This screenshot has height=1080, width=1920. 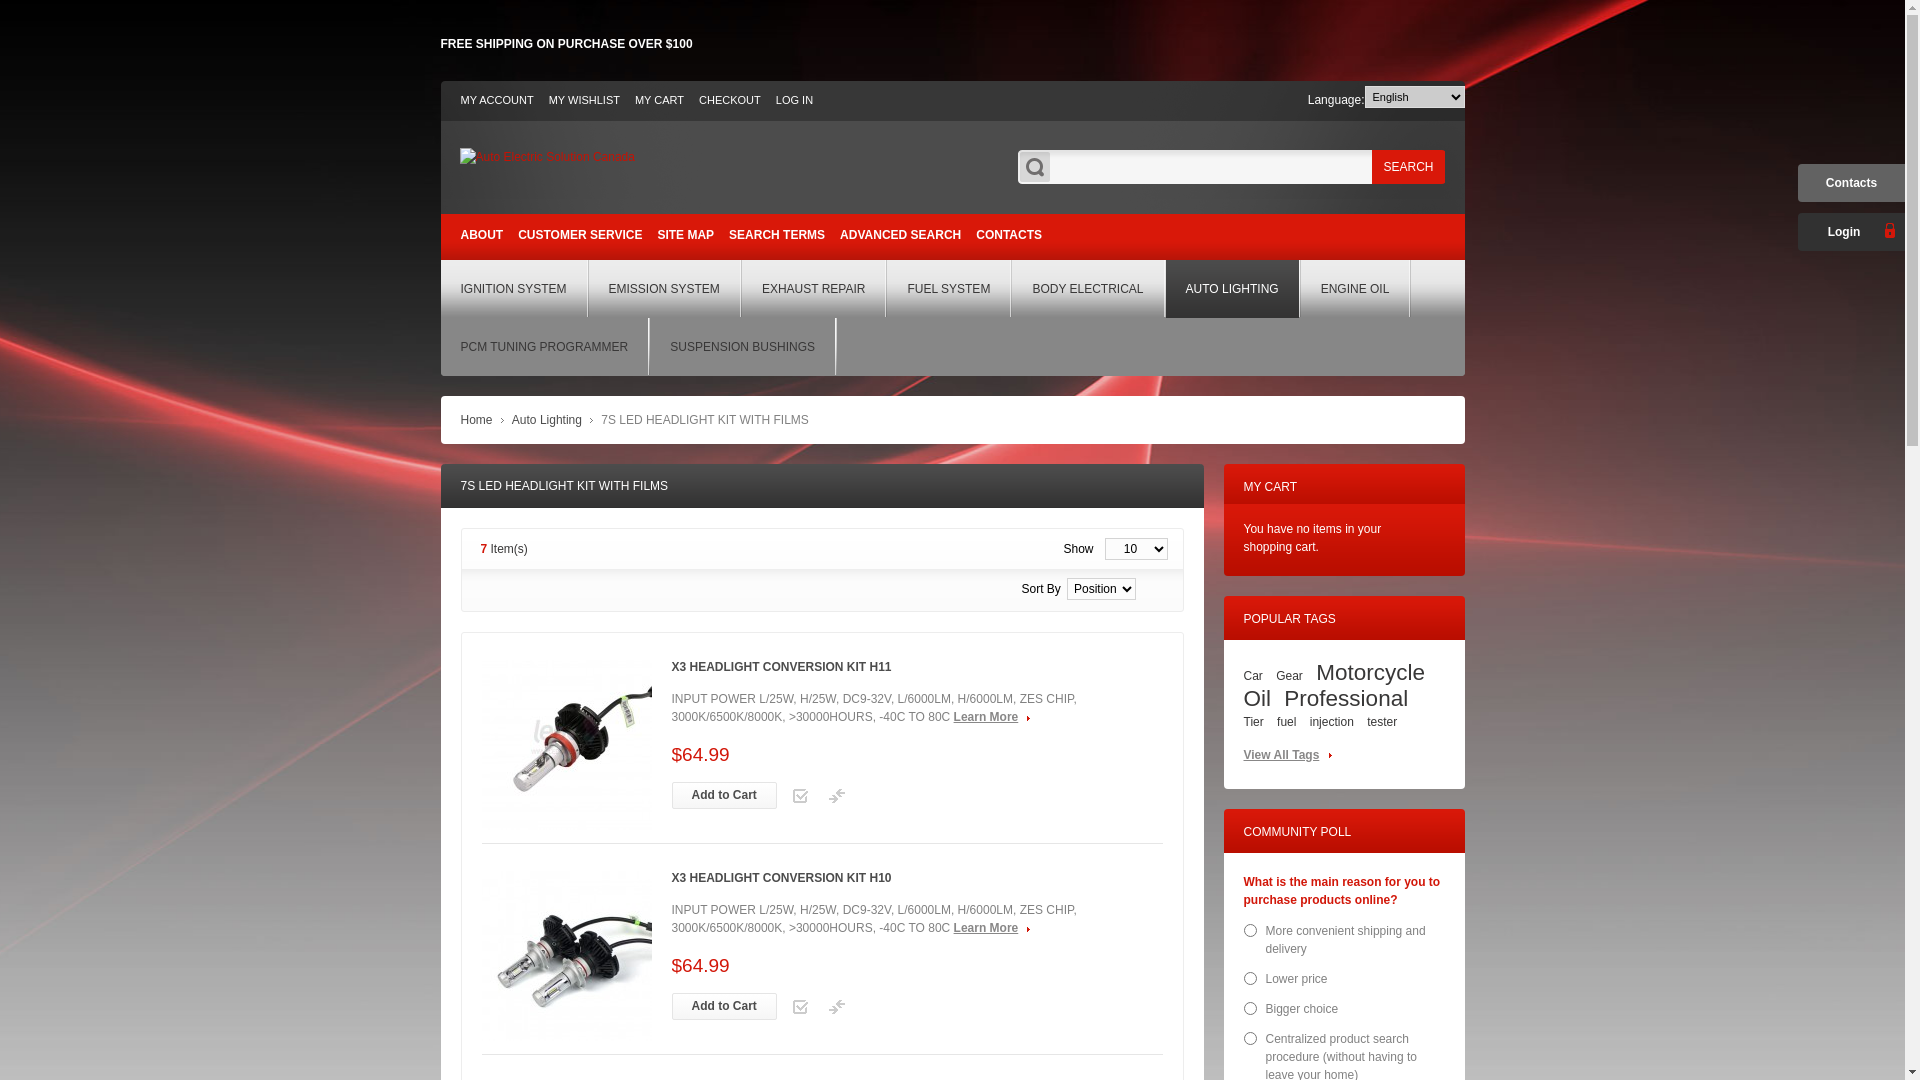 I want to click on 'SITE MAP', so click(x=685, y=234).